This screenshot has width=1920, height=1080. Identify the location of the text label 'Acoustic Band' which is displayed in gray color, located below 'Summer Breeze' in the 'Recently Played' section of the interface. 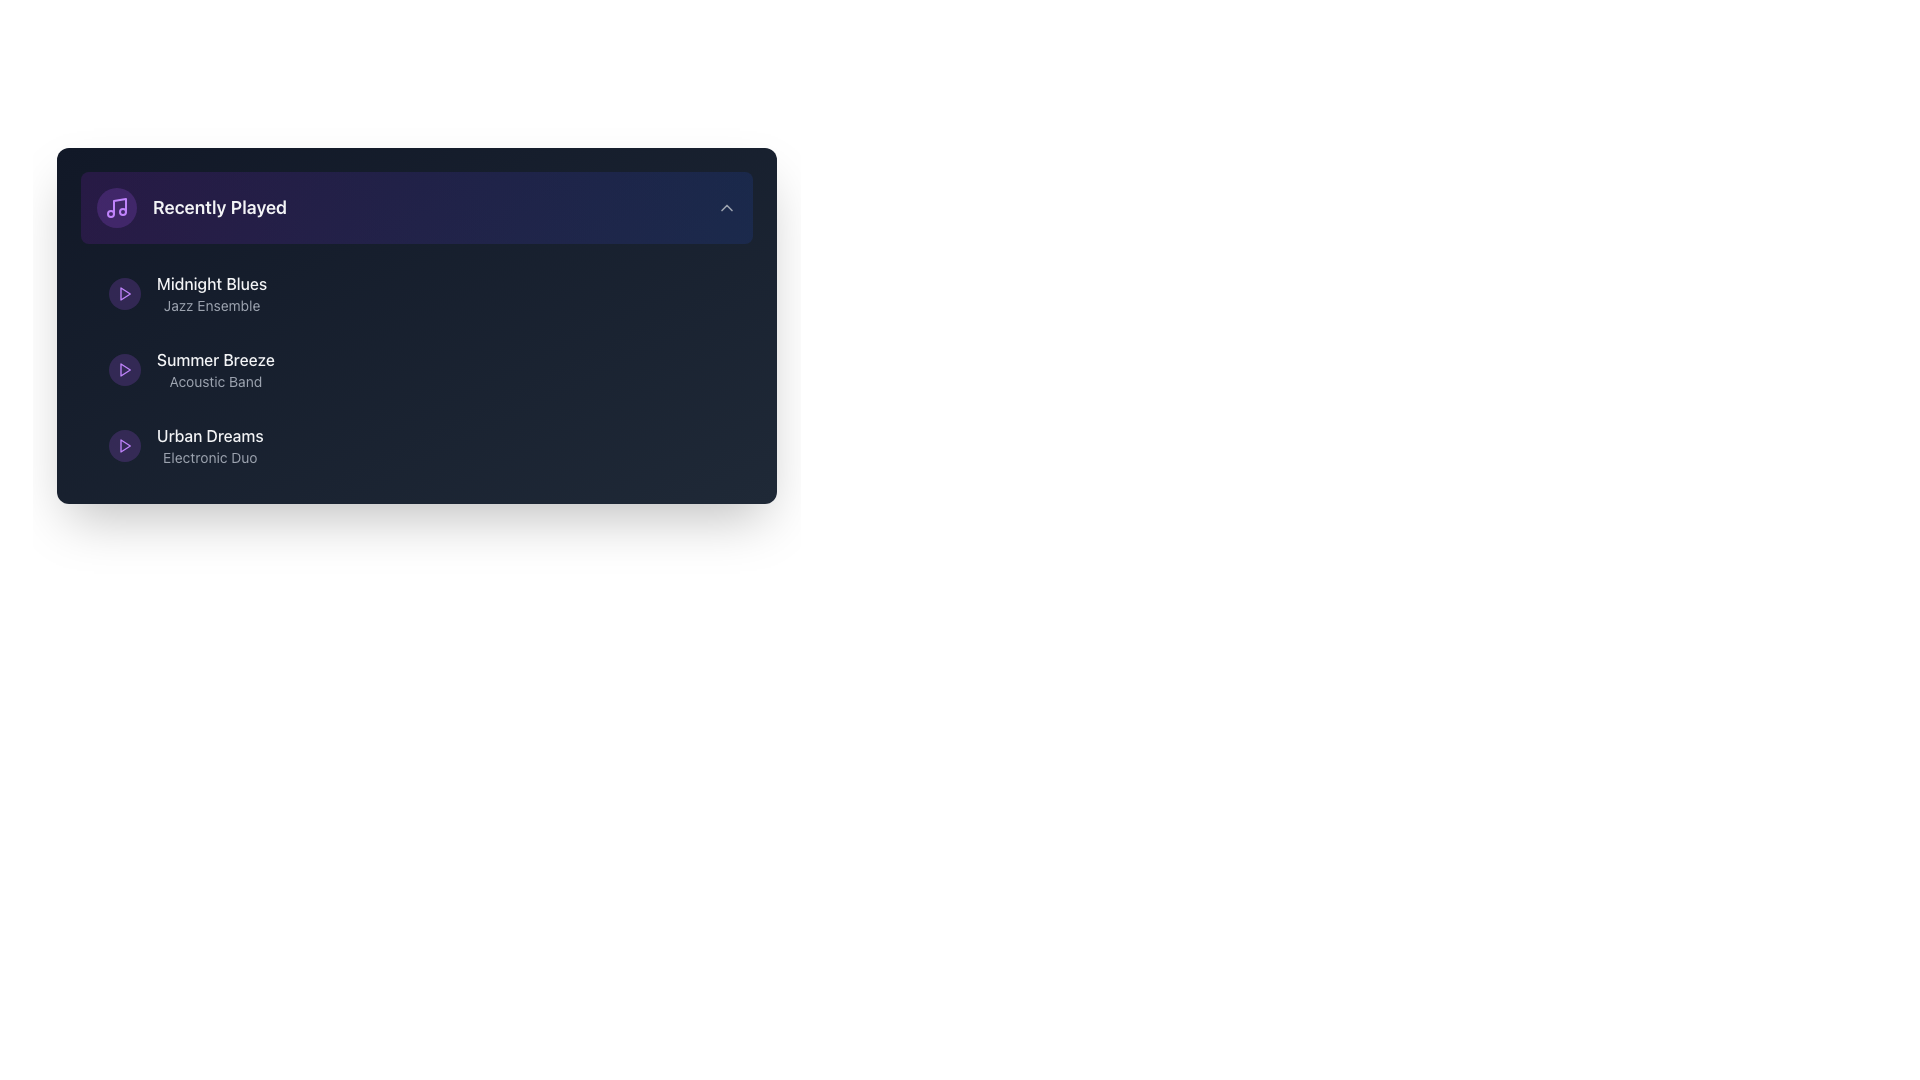
(215, 381).